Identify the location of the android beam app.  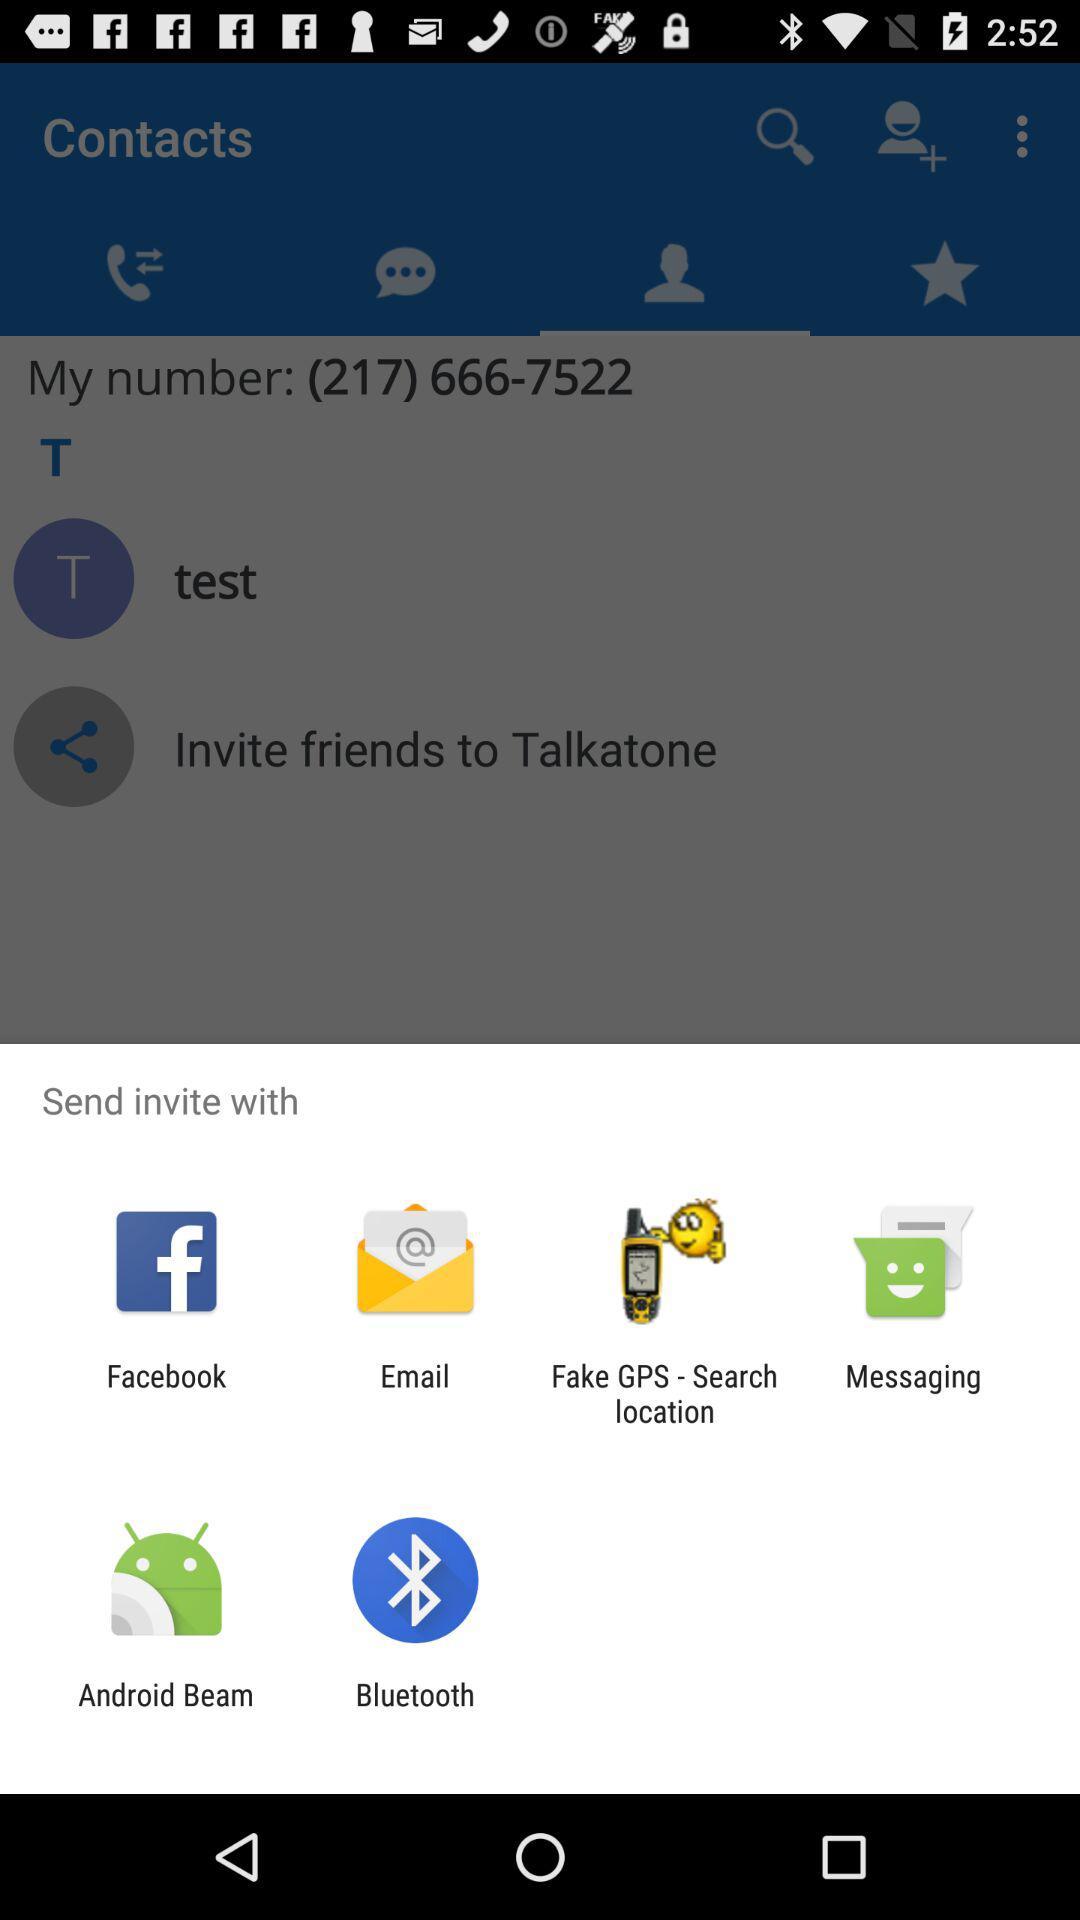
(165, 1711).